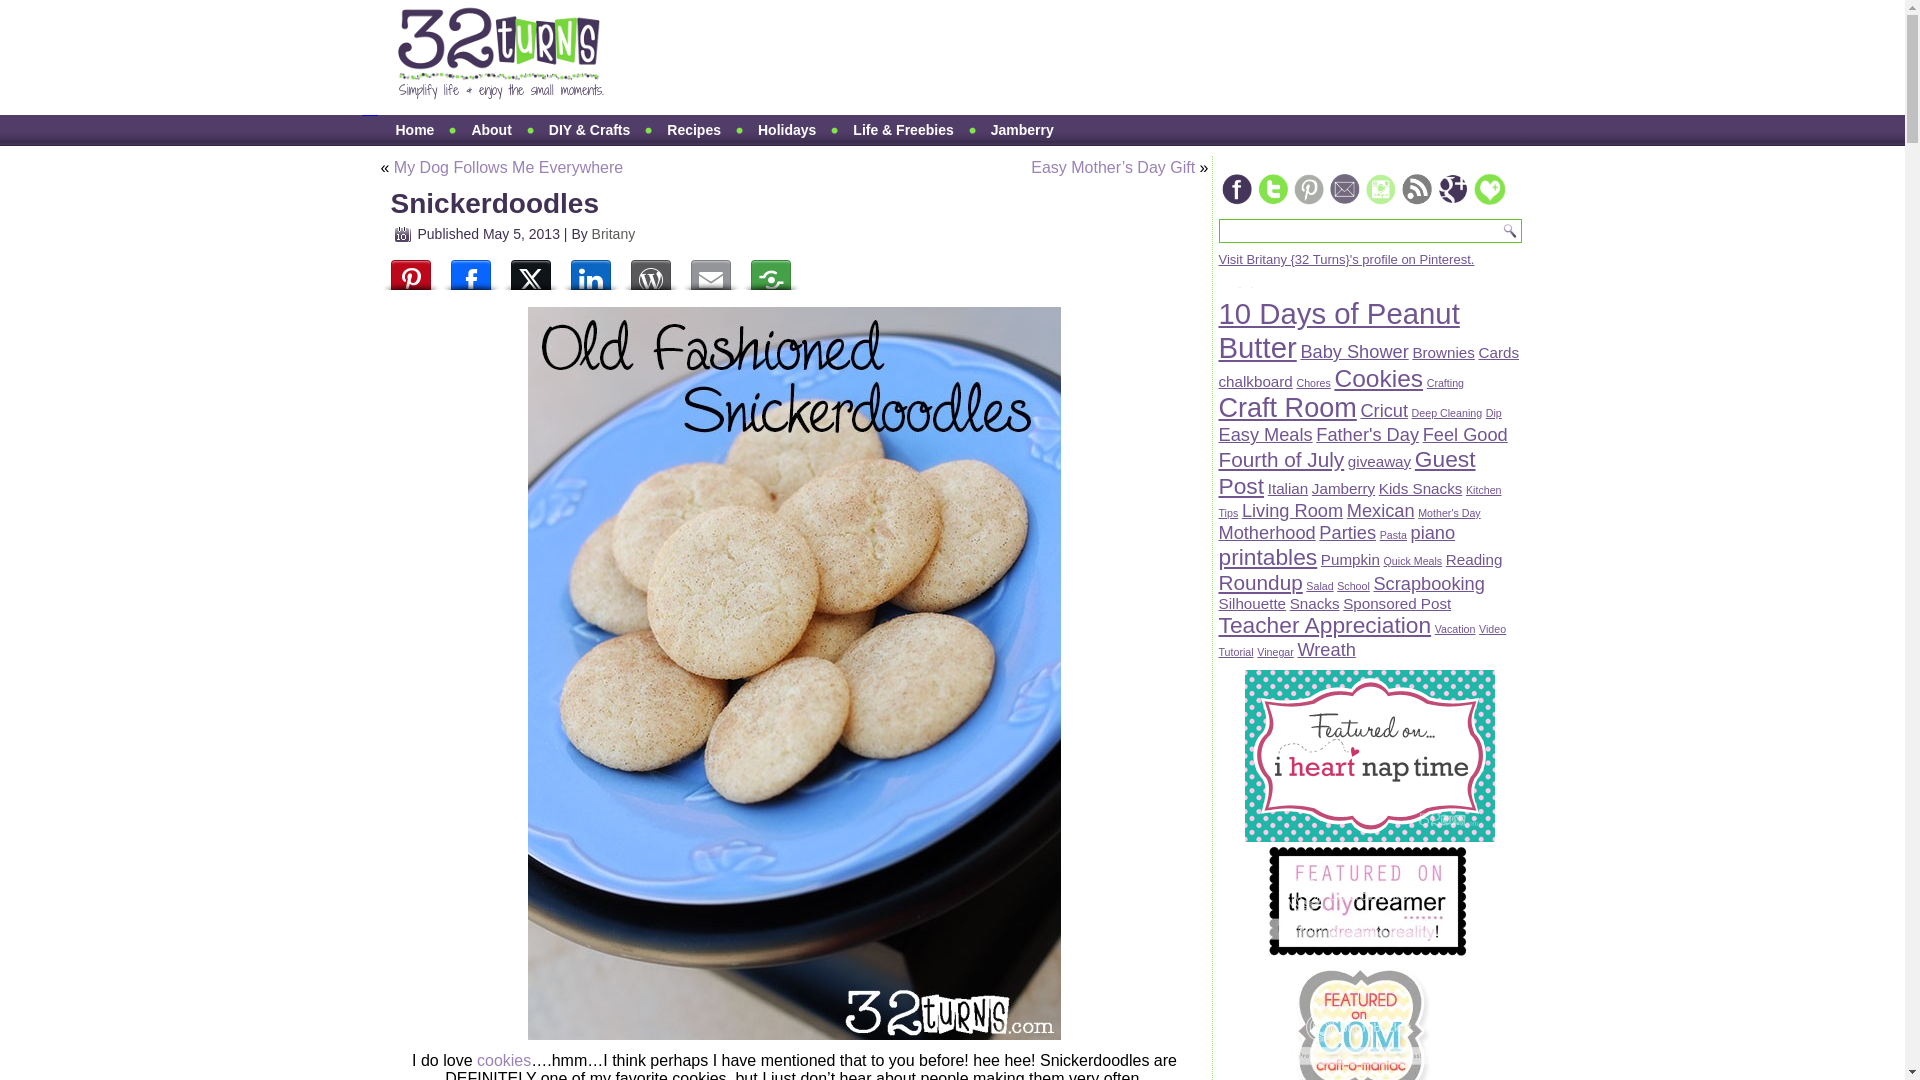  What do you see at coordinates (1378, 461) in the screenshot?
I see `'giveaway'` at bounding box center [1378, 461].